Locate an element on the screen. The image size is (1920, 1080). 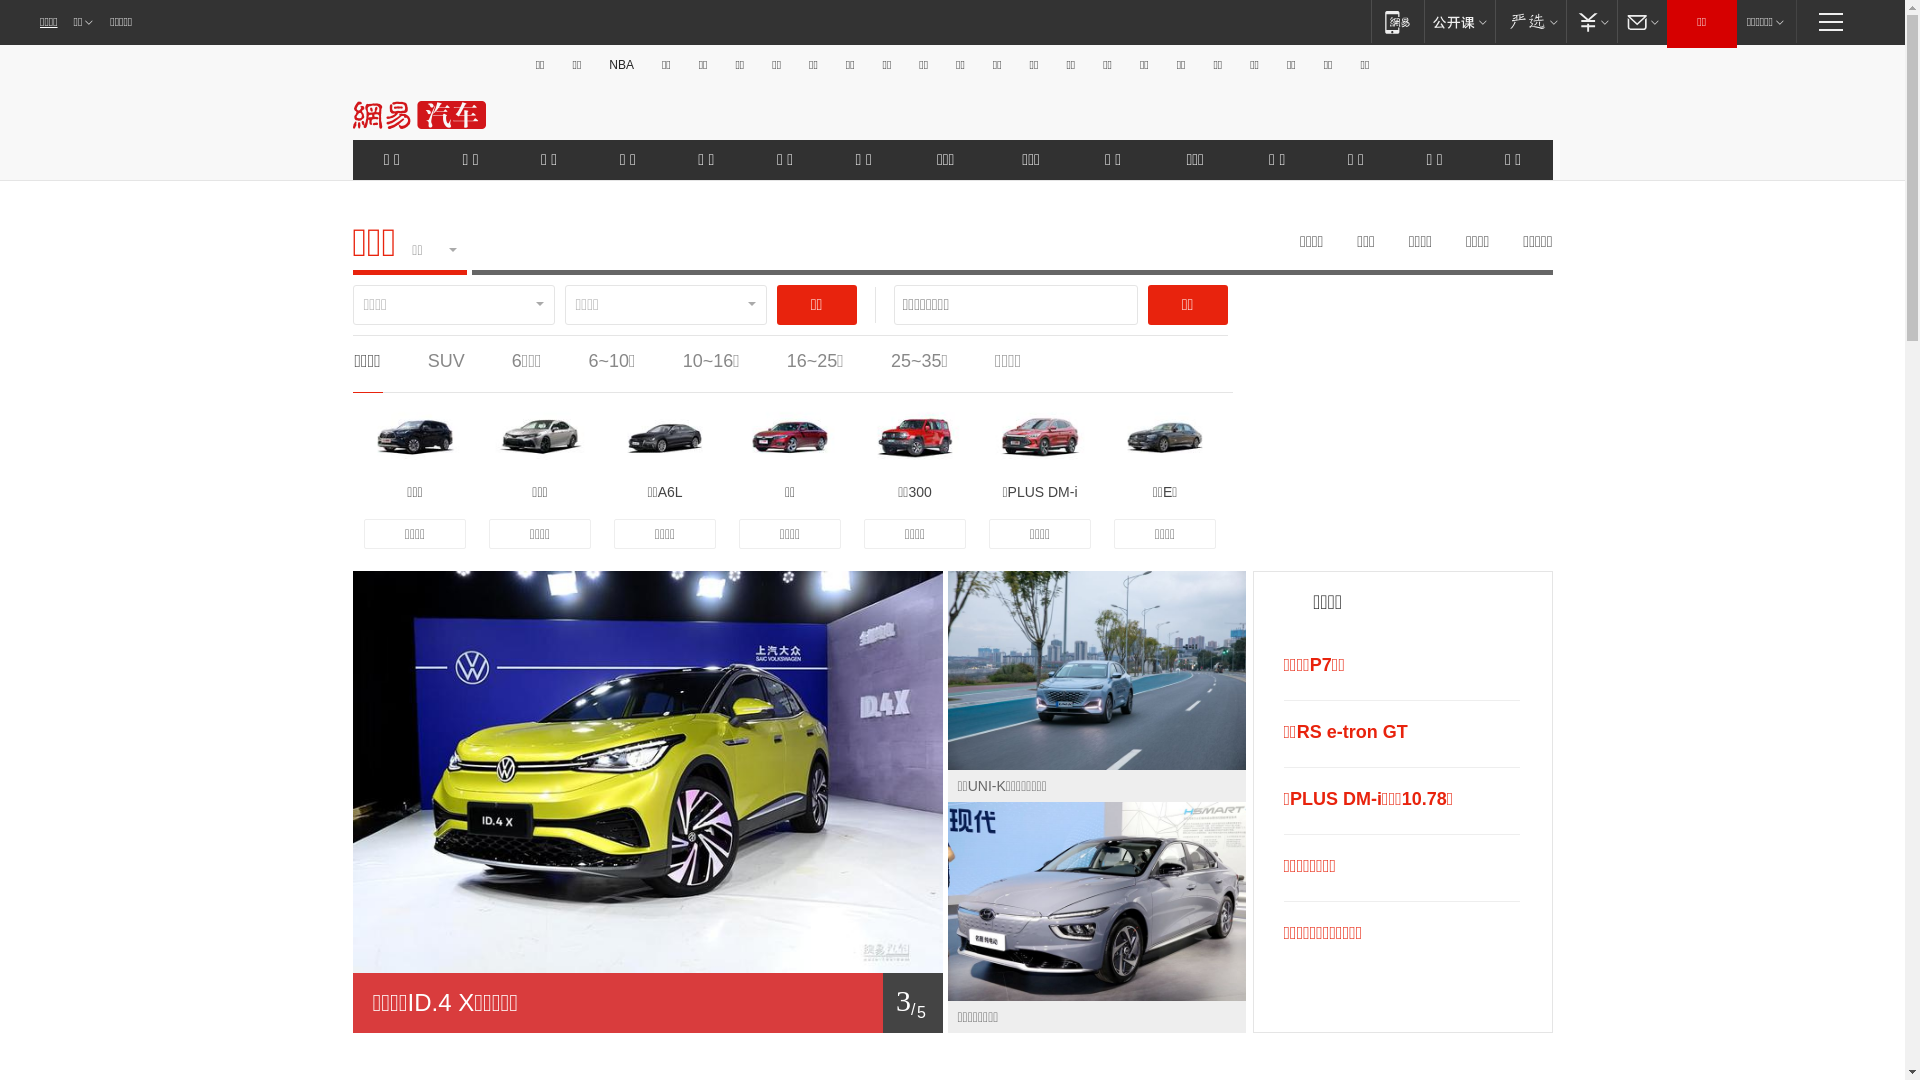
'NBA' is located at coordinates (620, 64).